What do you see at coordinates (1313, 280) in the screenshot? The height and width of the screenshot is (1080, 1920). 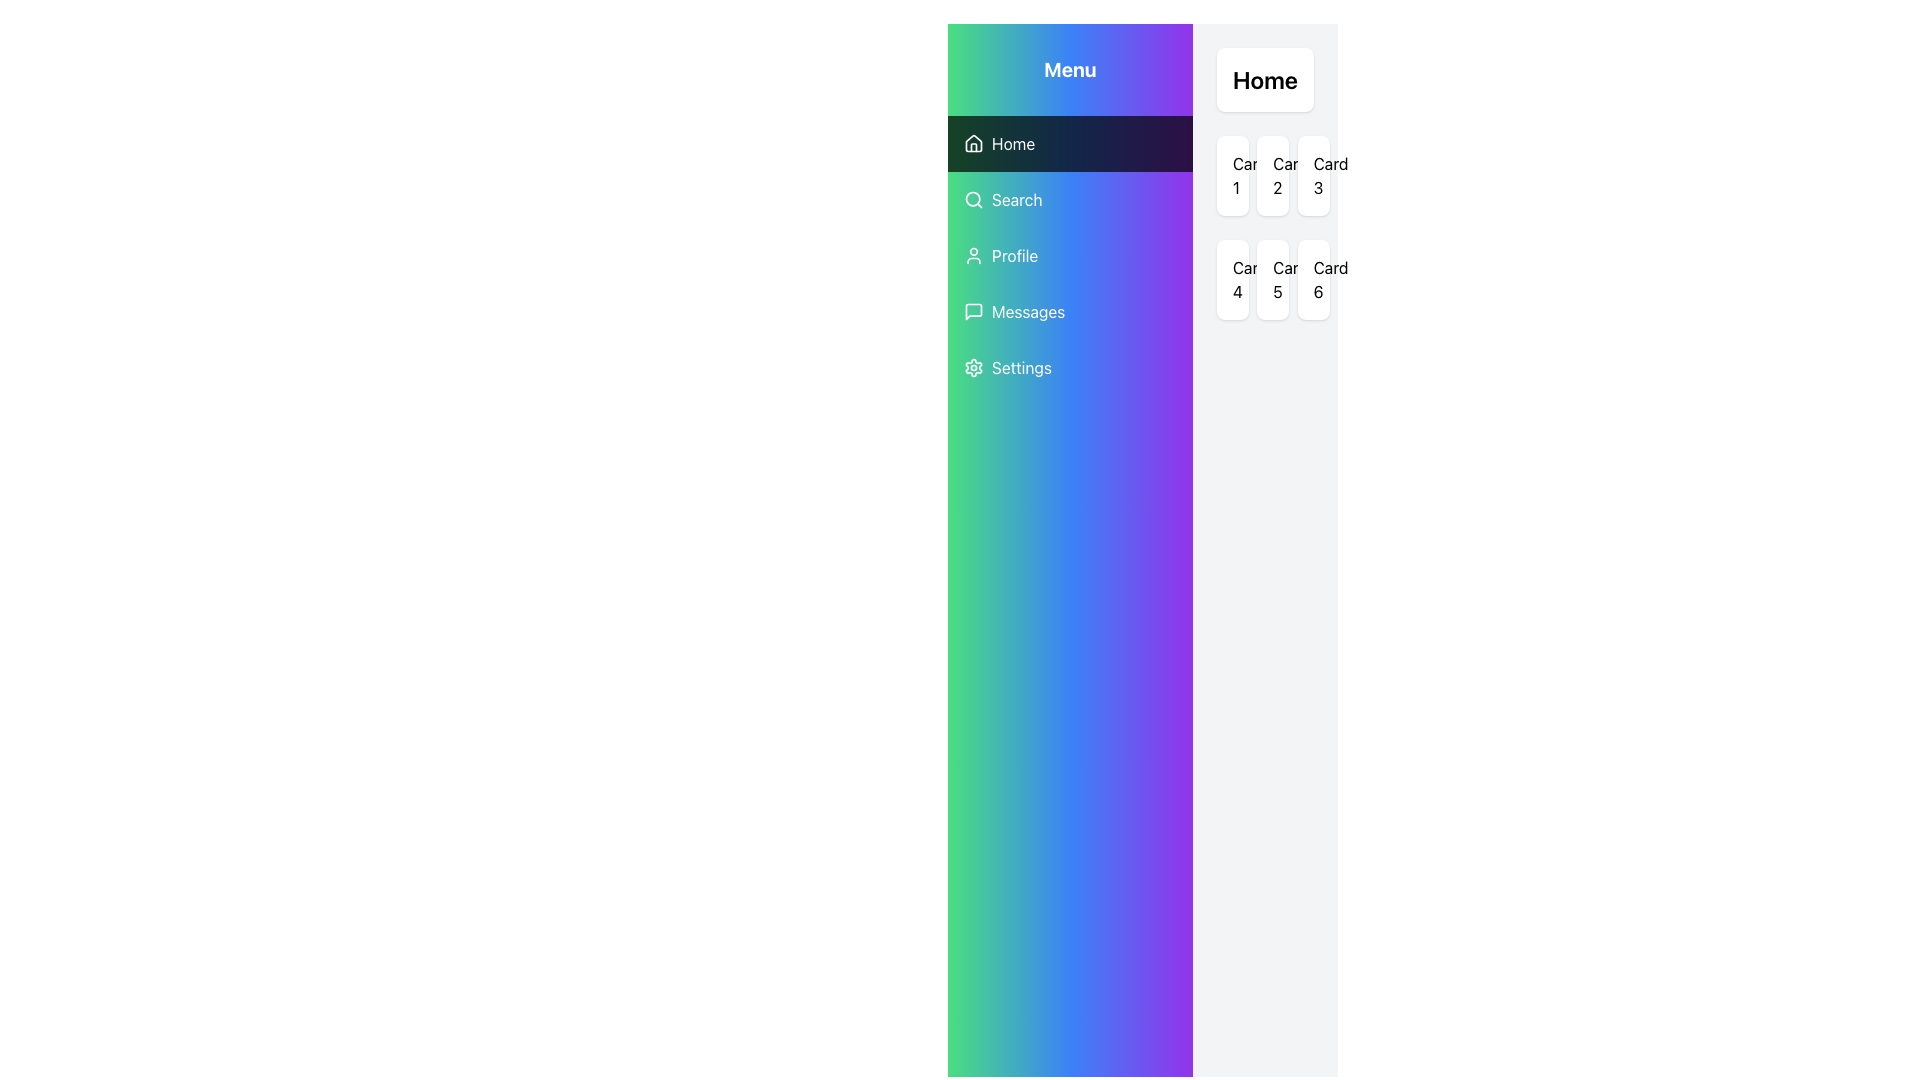 I see `the Static Card labeled 'Card 6', which is the third card in the second row of a grid layout with rounded corners and a white background` at bounding box center [1313, 280].